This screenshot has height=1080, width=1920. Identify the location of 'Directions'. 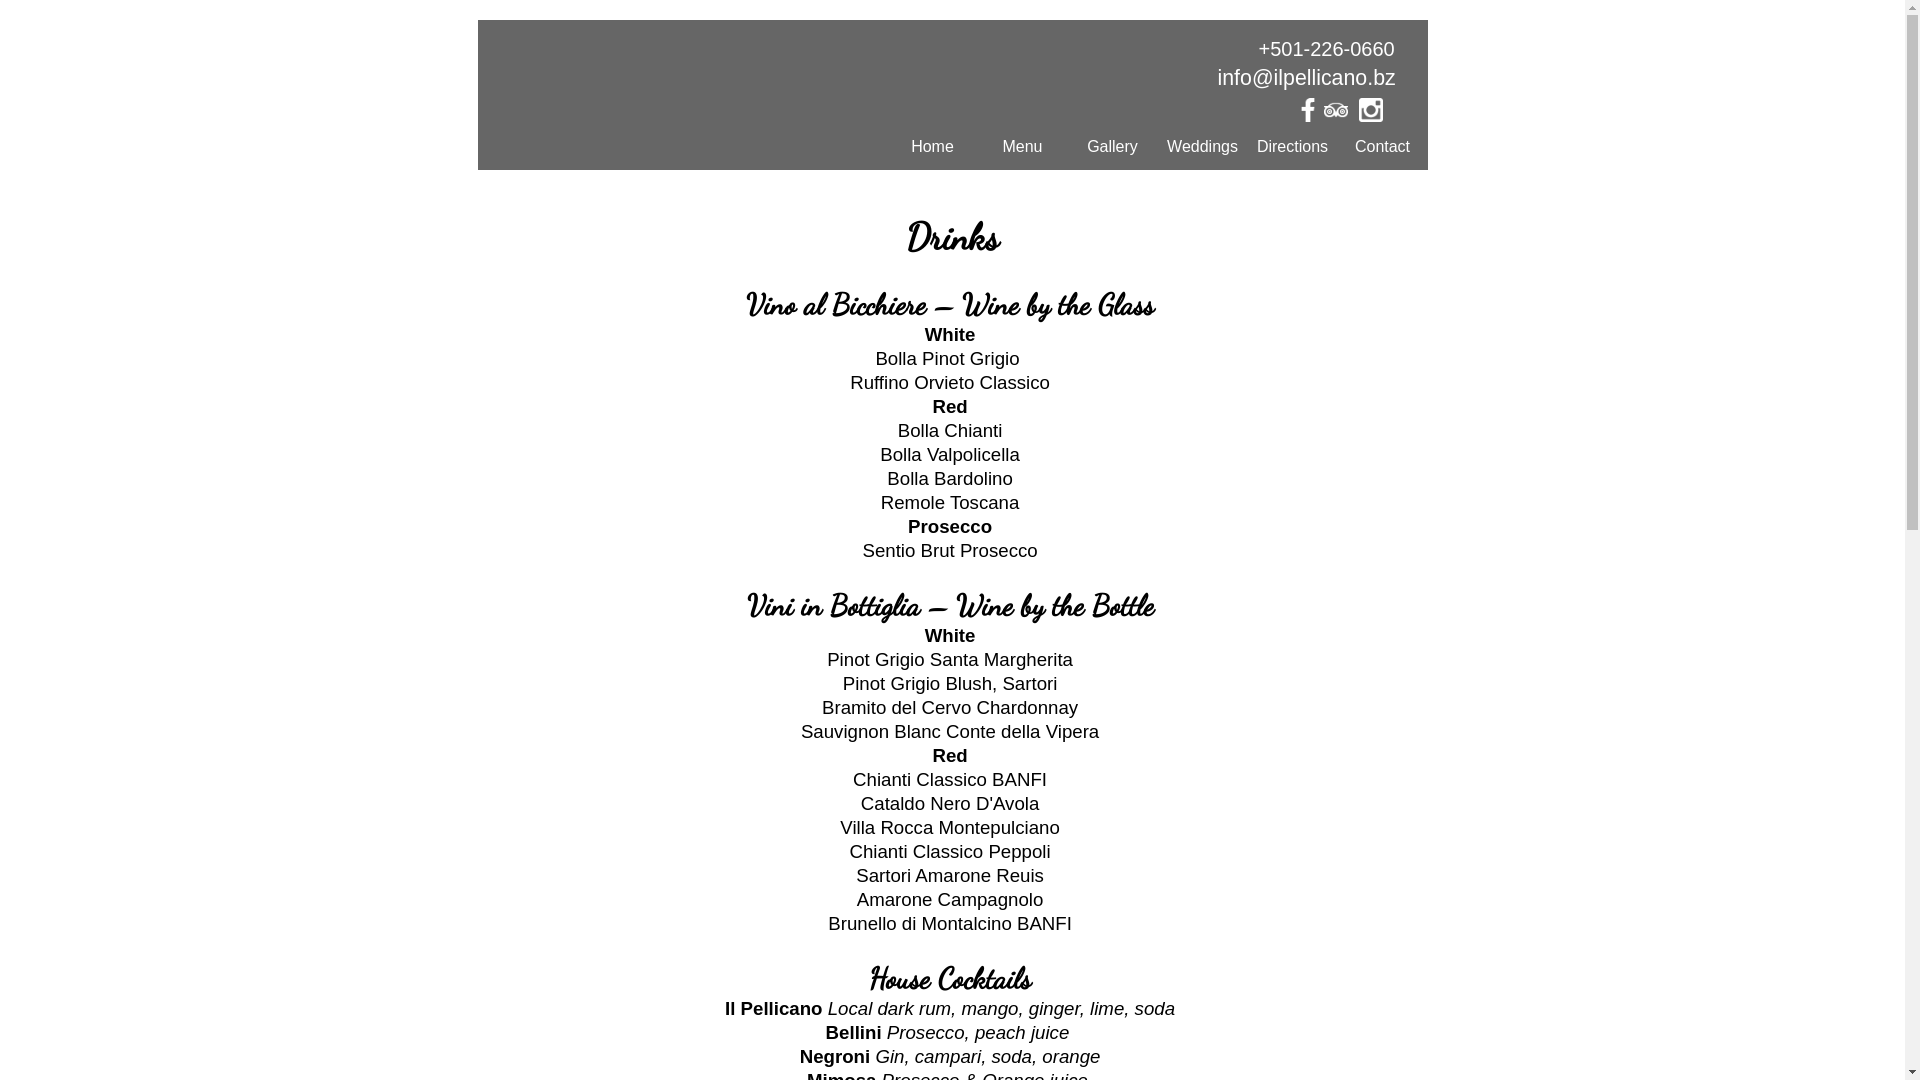
(1292, 145).